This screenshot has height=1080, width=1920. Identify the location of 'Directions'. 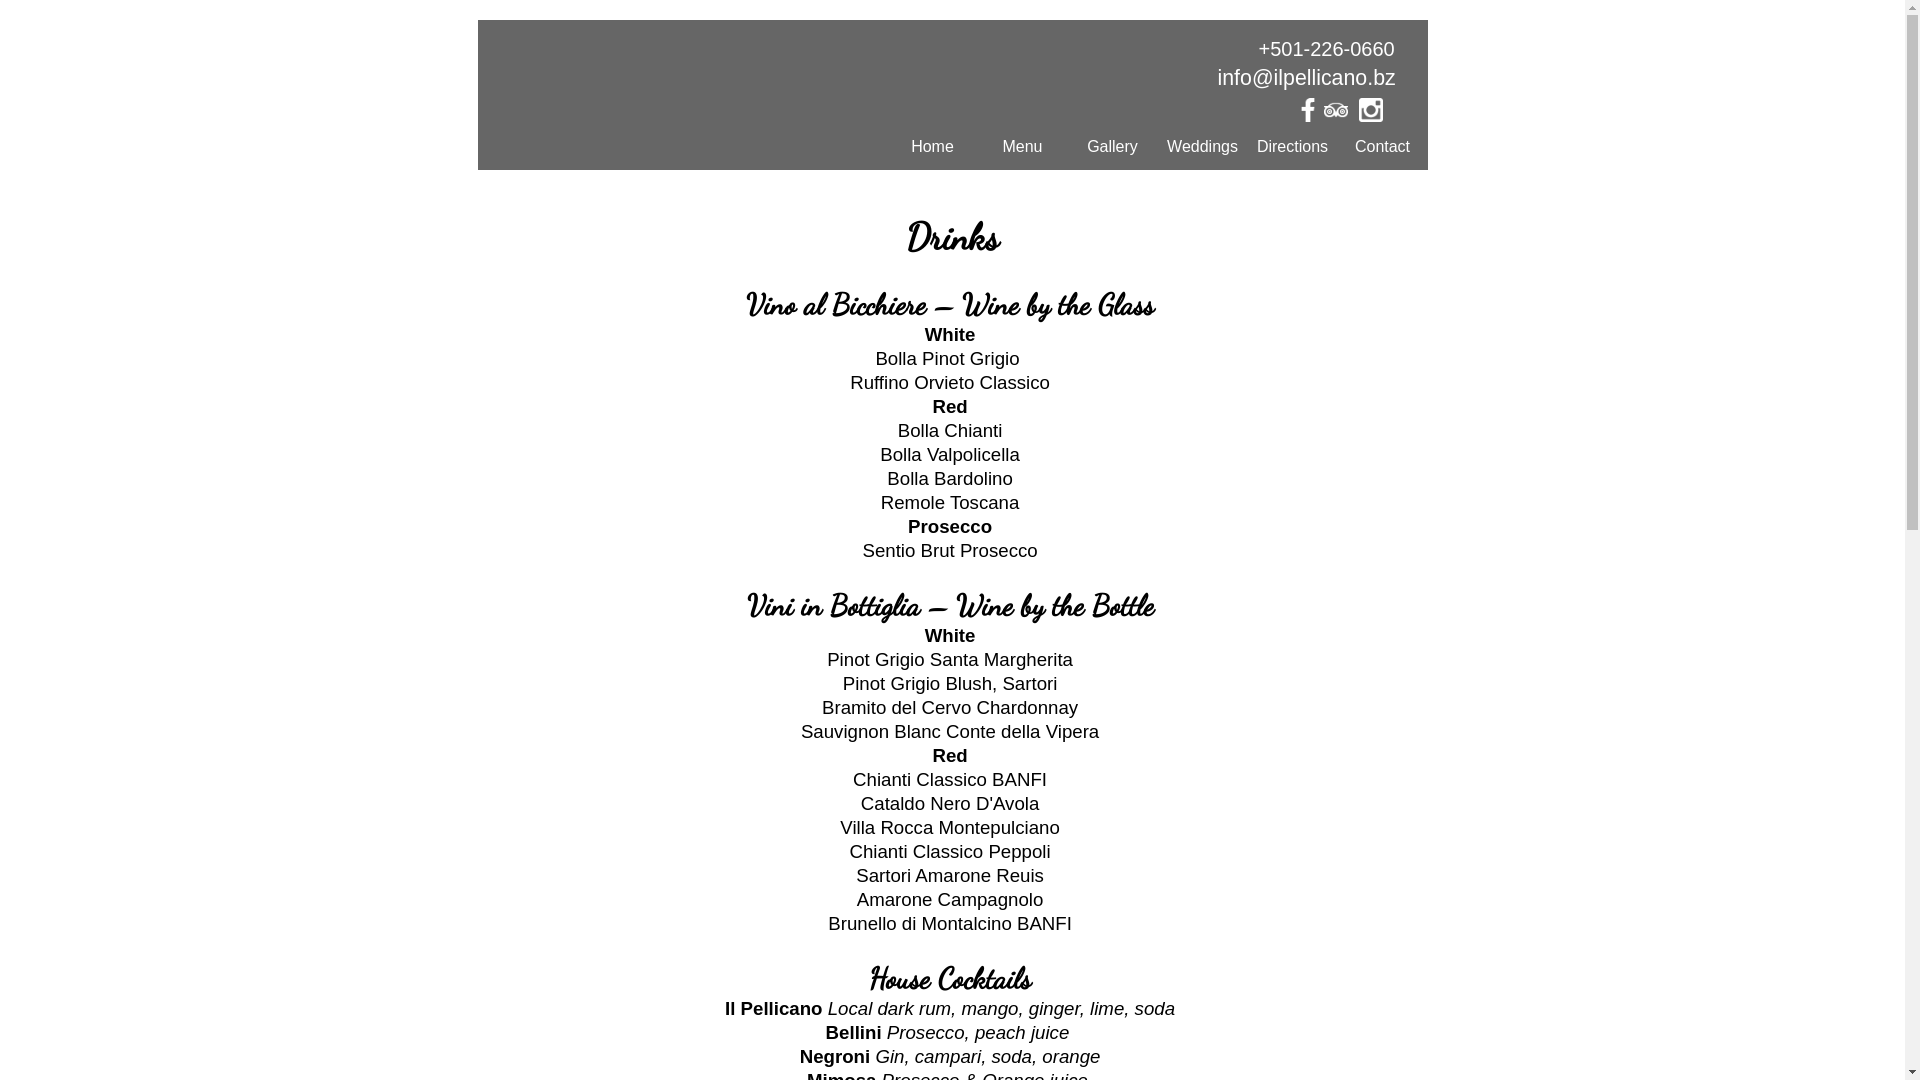
(1292, 145).